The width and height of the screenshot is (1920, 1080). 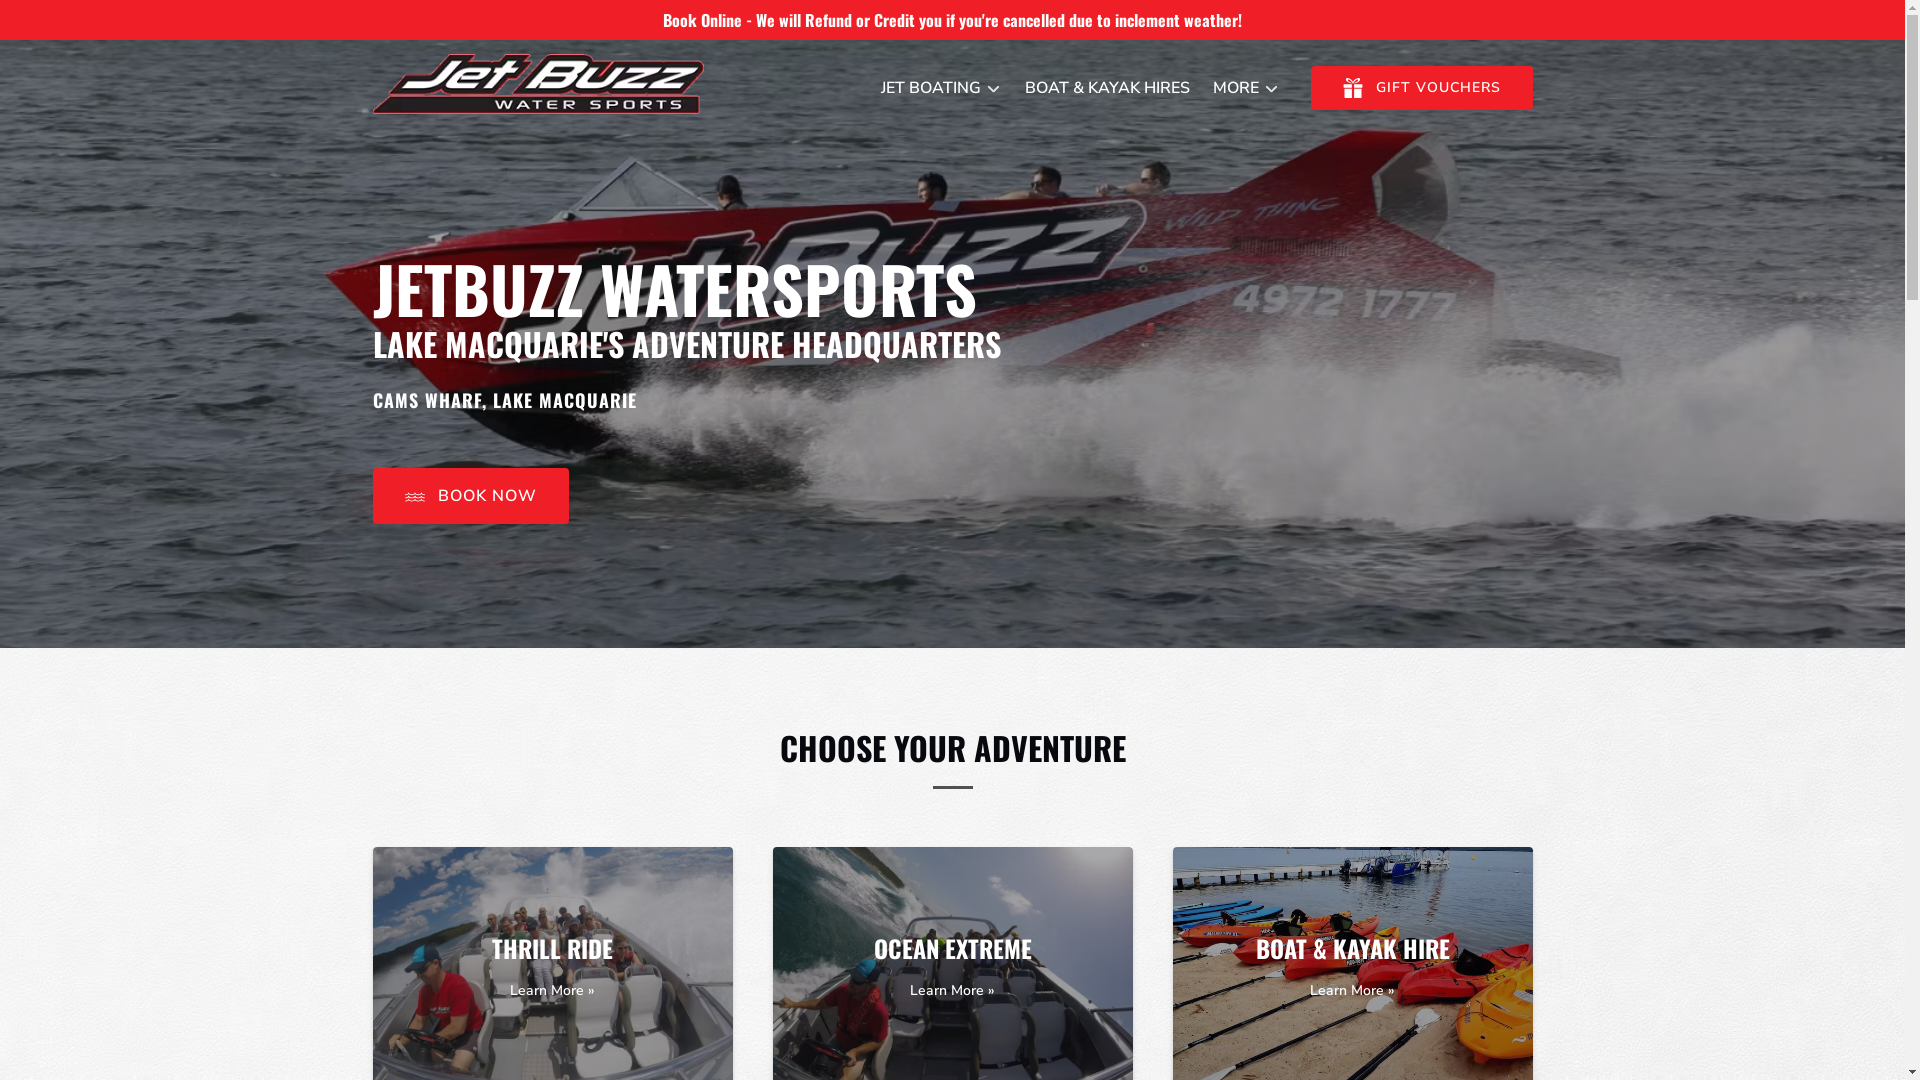 I want to click on 'Skip to content', so click(x=9, y=22).